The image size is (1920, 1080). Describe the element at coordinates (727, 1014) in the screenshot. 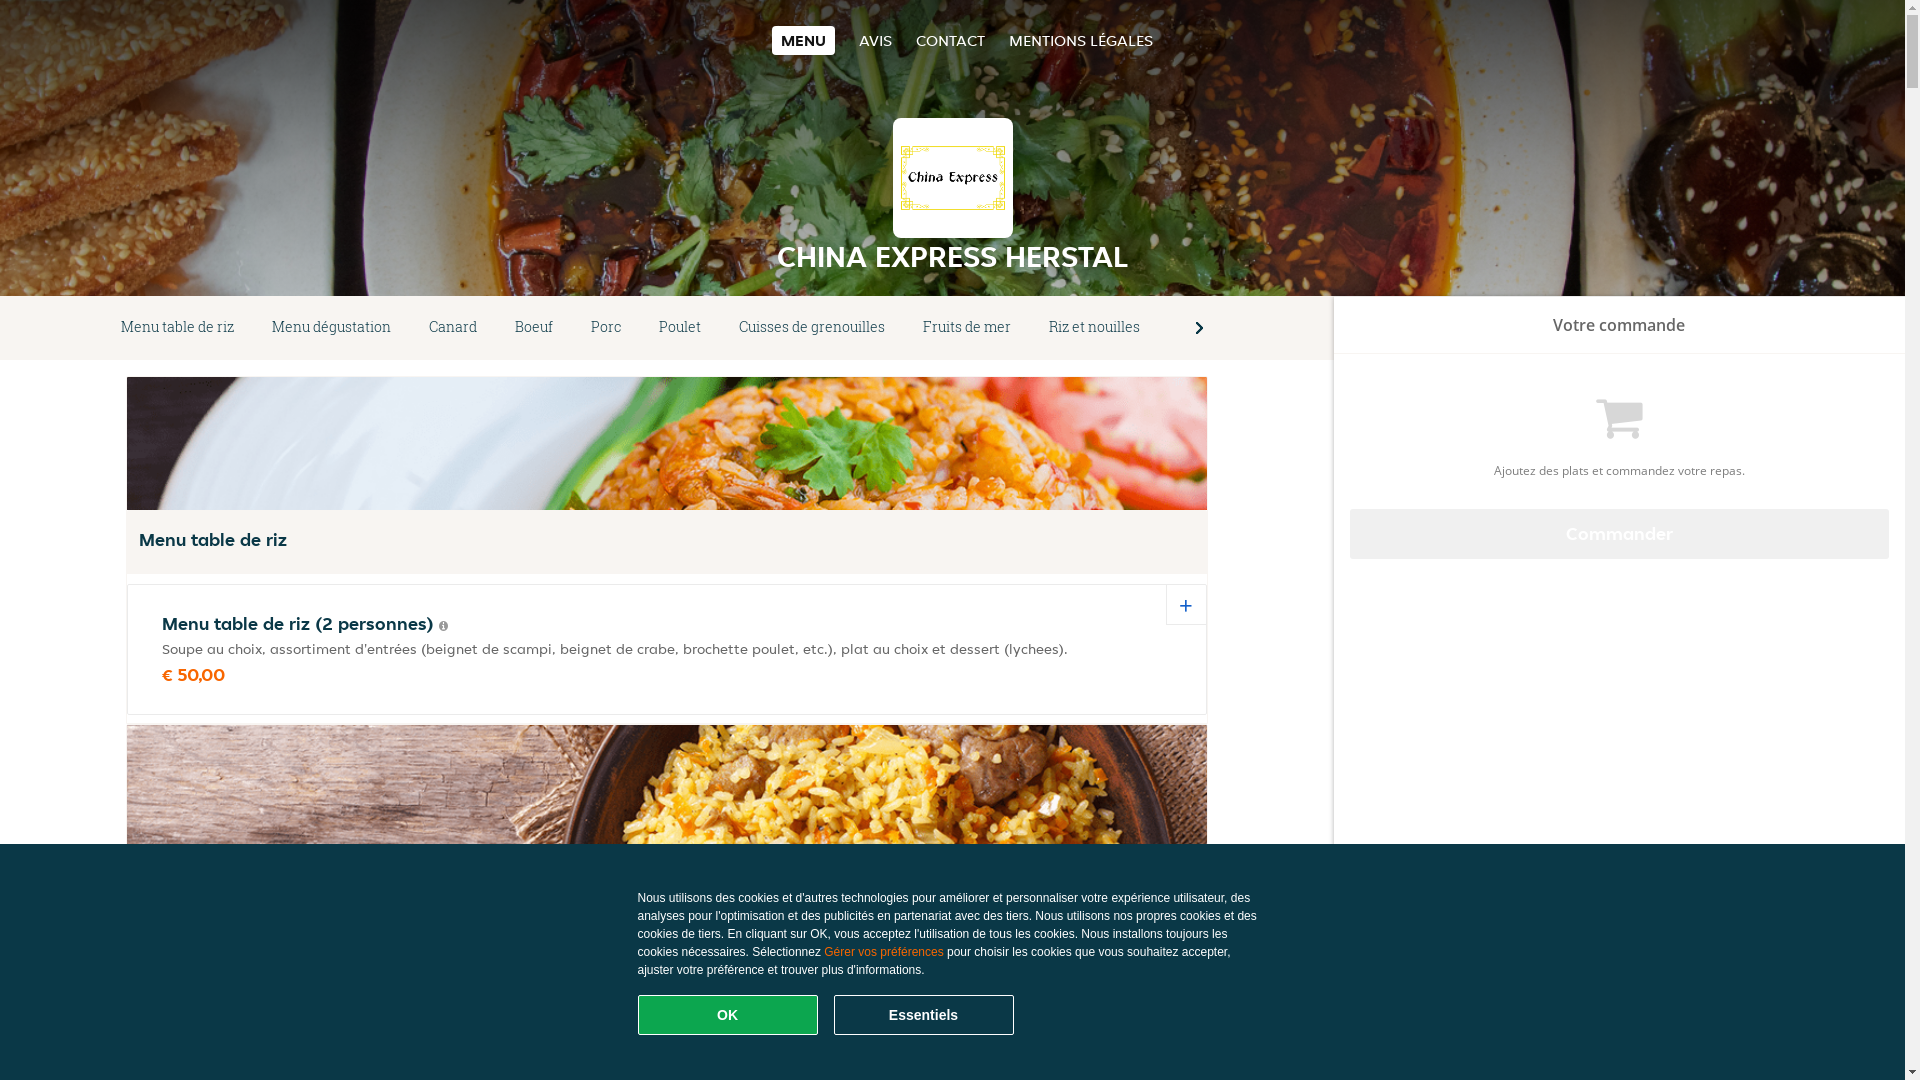

I see `'OK'` at that location.